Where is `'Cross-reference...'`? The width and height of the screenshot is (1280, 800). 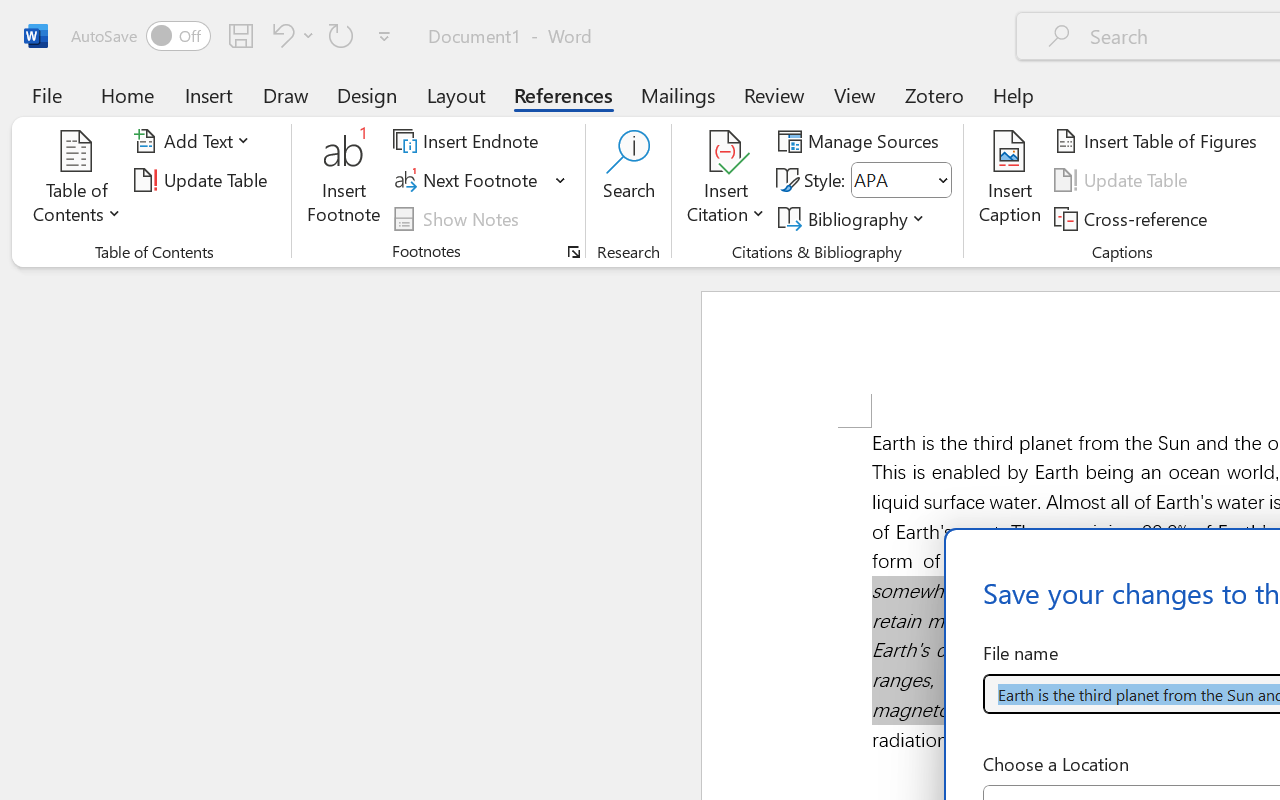
'Cross-reference...' is located at coordinates (1134, 218).